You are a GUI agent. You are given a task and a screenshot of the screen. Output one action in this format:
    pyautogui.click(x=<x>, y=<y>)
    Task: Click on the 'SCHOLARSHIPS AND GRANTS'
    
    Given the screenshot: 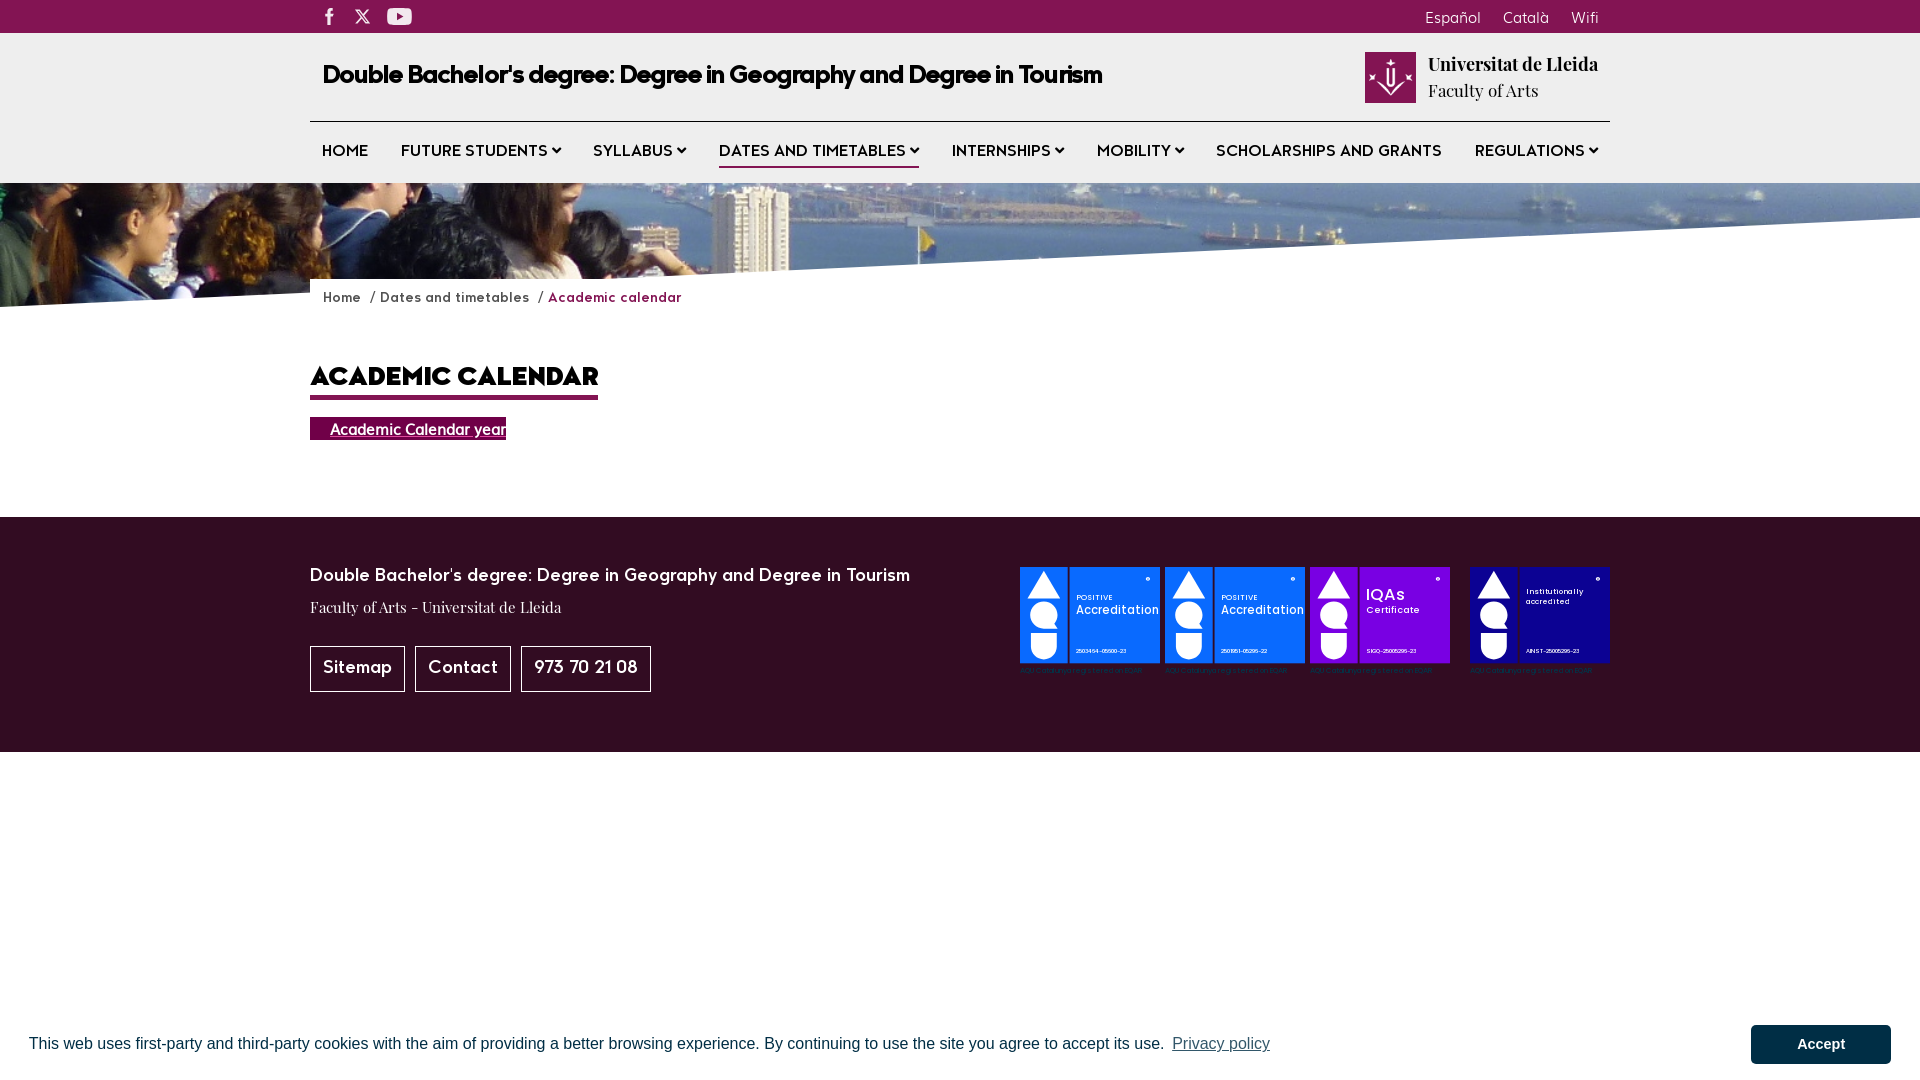 What is the action you would take?
    pyautogui.click(x=1329, y=150)
    